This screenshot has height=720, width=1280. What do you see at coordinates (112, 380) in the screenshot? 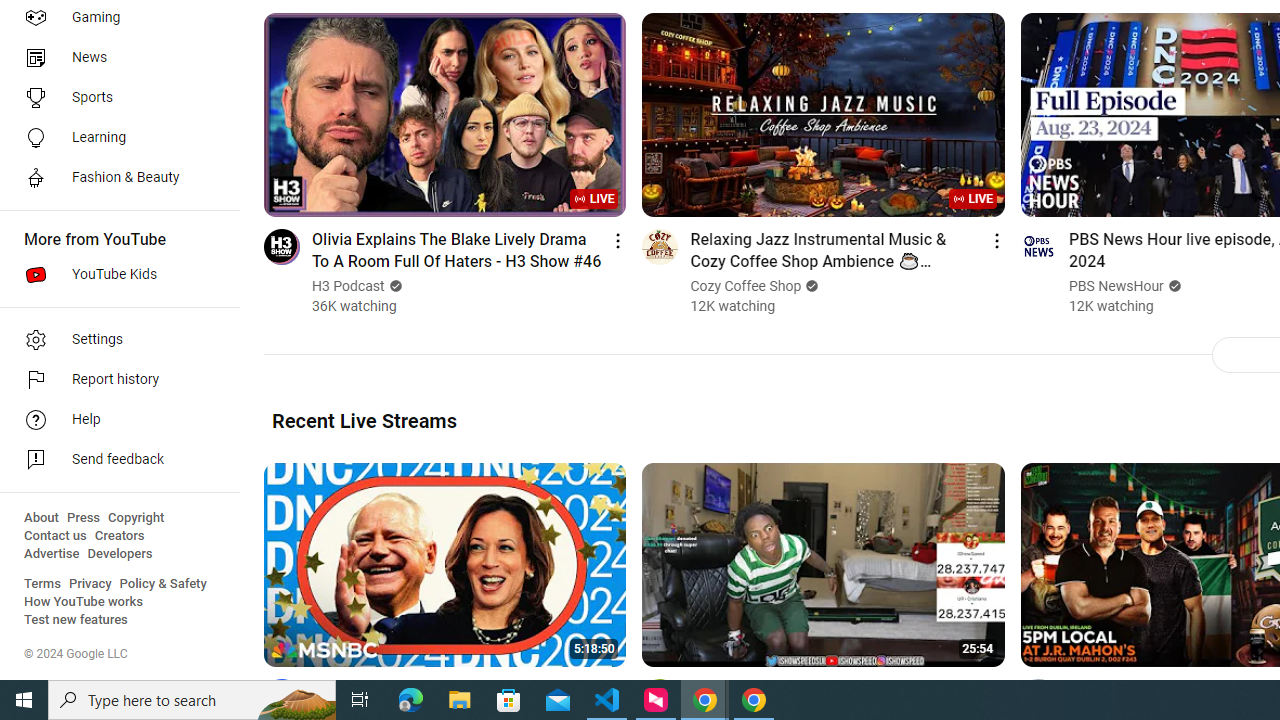
I see `'Report history'` at bounding box center [112, 380].